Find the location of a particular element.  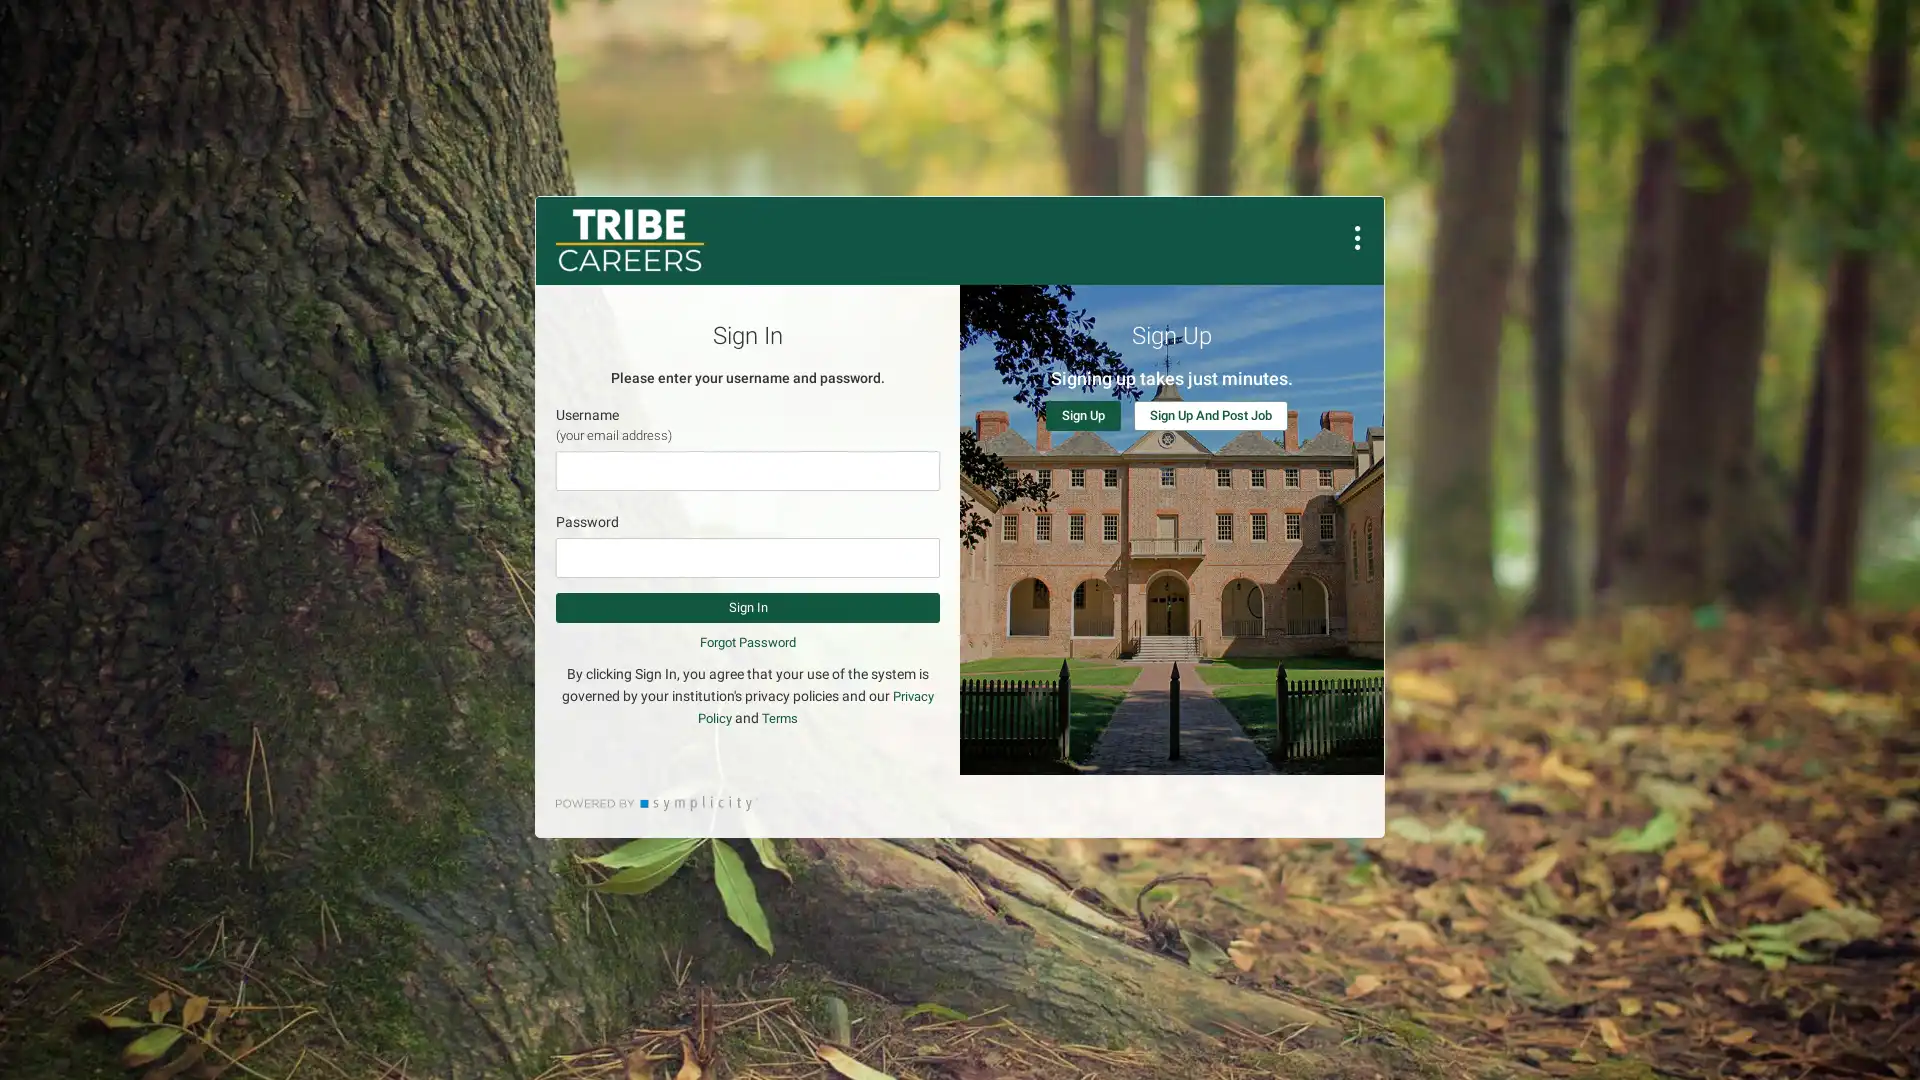

Sign Up and Post Job is located at coordinates (1209, 415).